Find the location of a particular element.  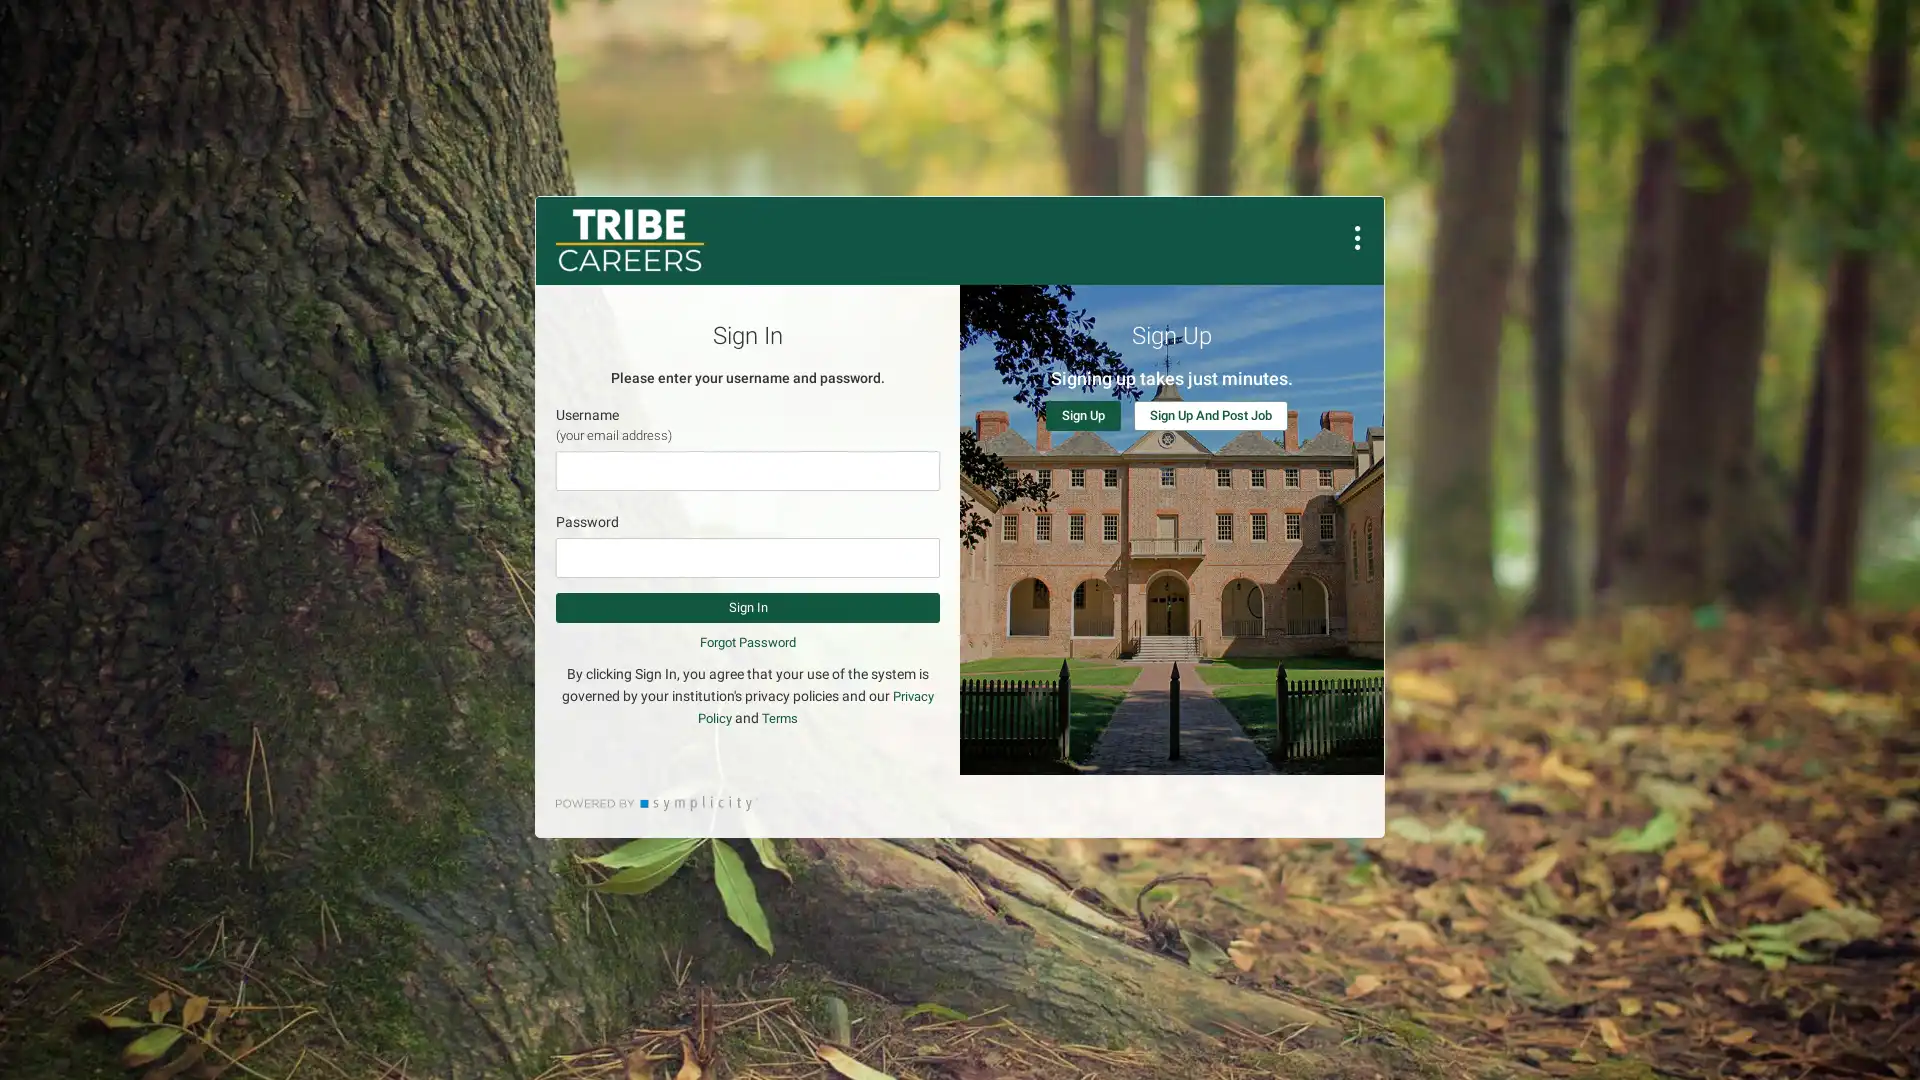

Sign Up and Post Job is located at coordinates (1209, 415).